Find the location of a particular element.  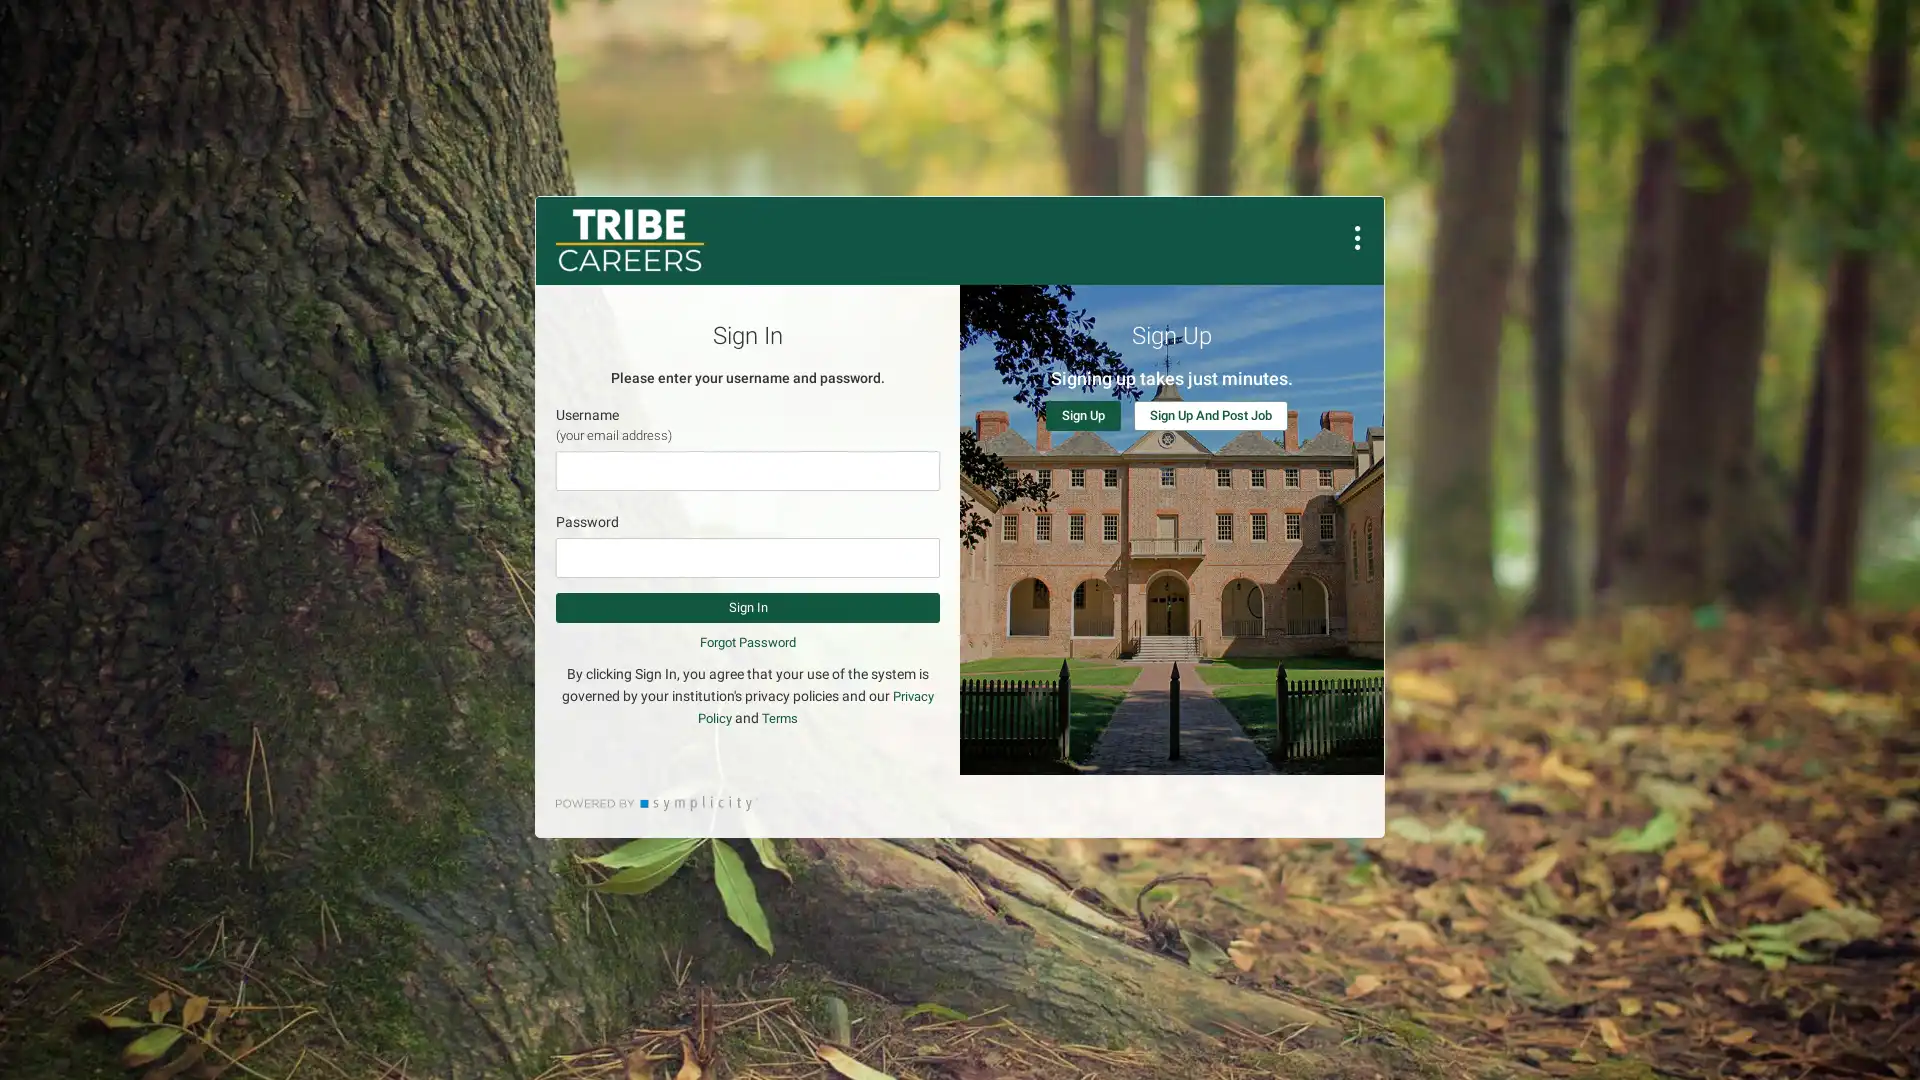

Sign Up and Post Job is located at coordinates (1209, 415).